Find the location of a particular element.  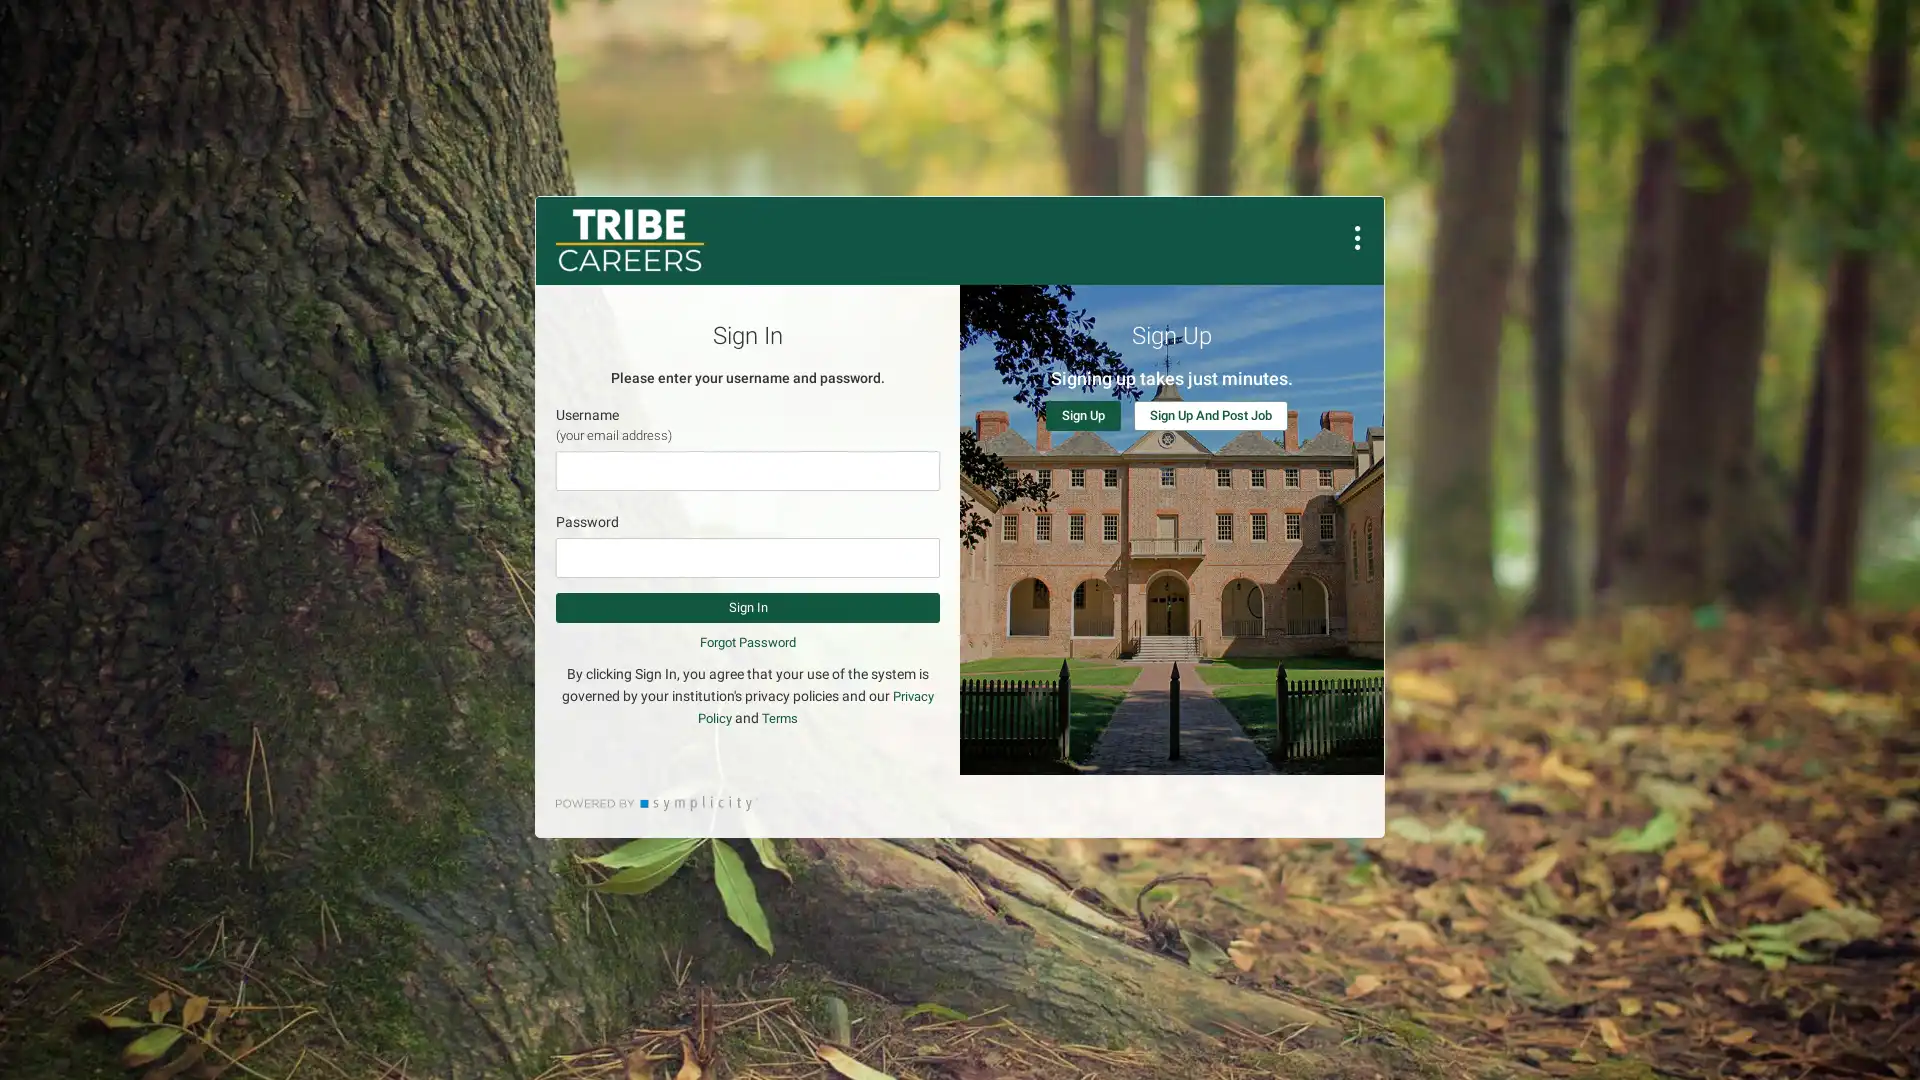

Sign Up and Post Job is located at coordinates (1209, 415).